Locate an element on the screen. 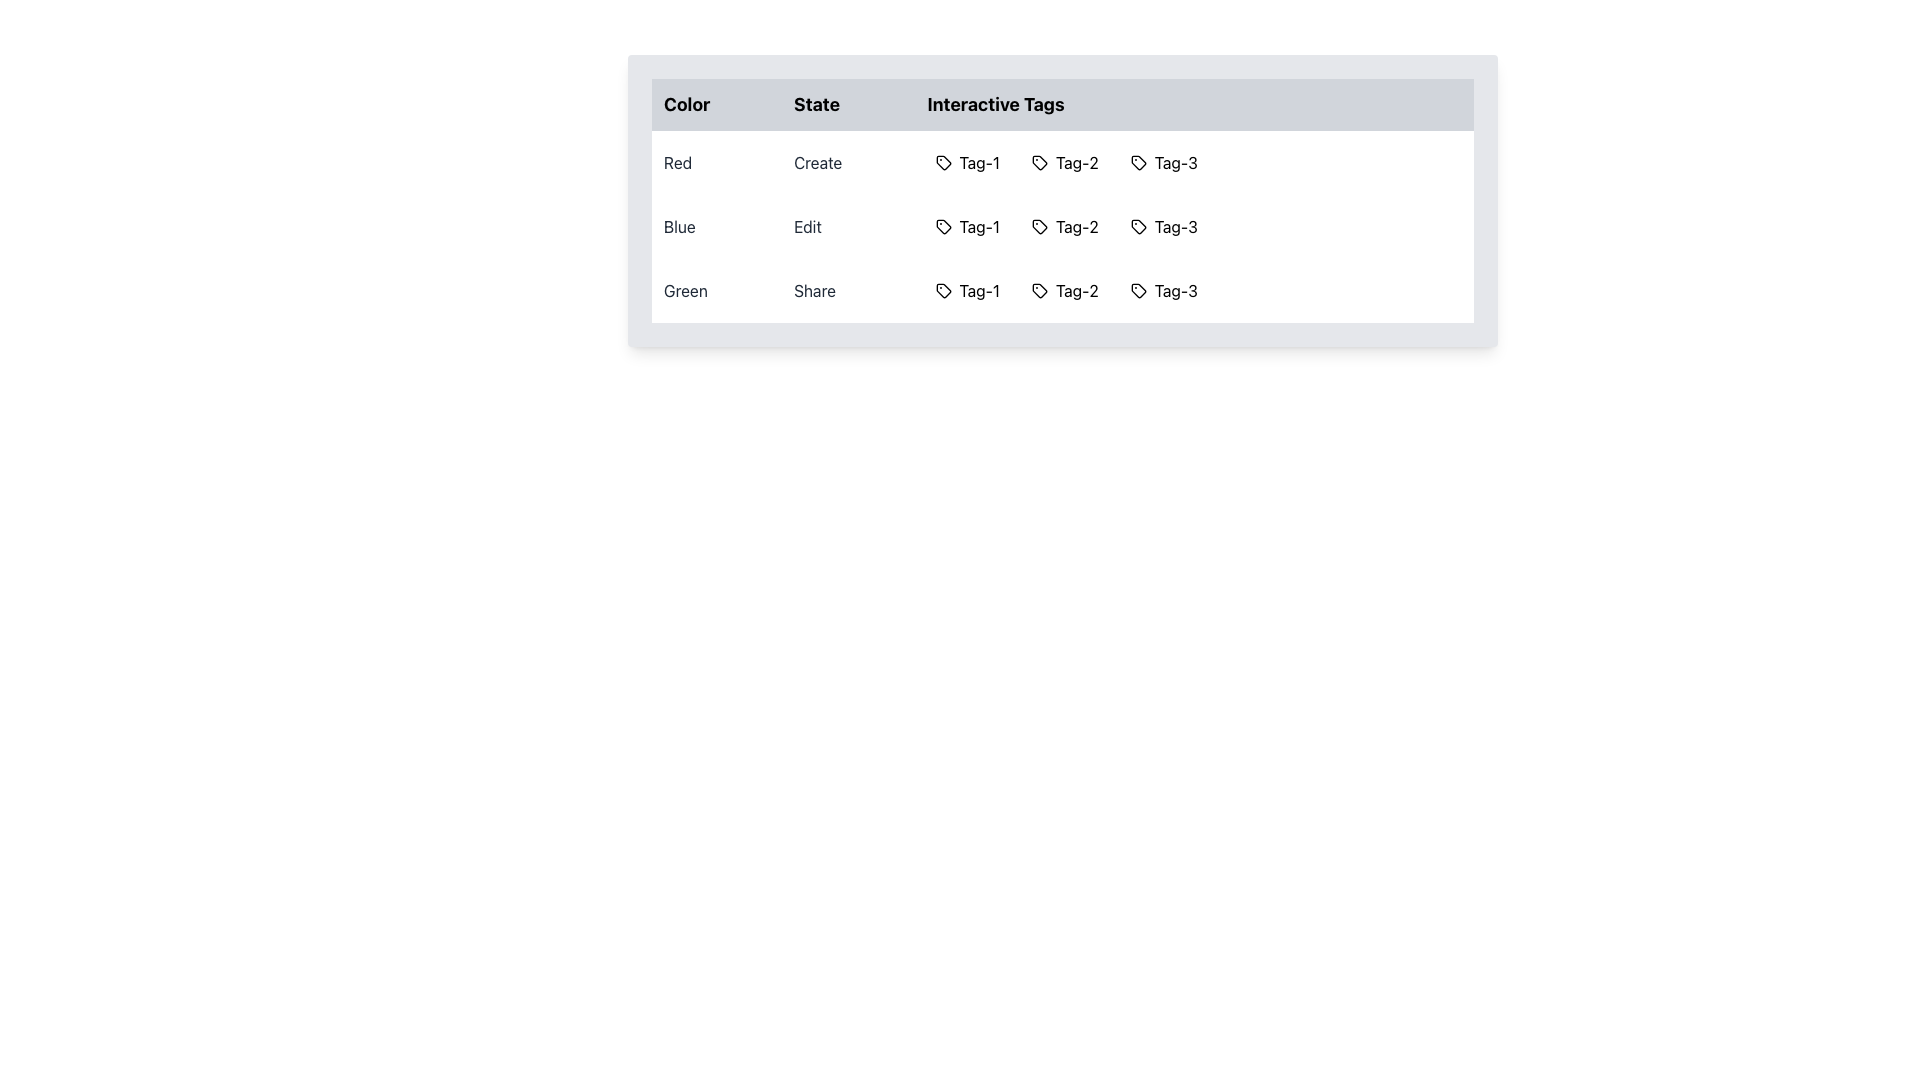 The height and width of the screenshot is (1080, 1920). the tag icon representing the 'Tag-3' label in the first row of the table under the 'Interactive Tags' column is located at coordinates (1138, 161).